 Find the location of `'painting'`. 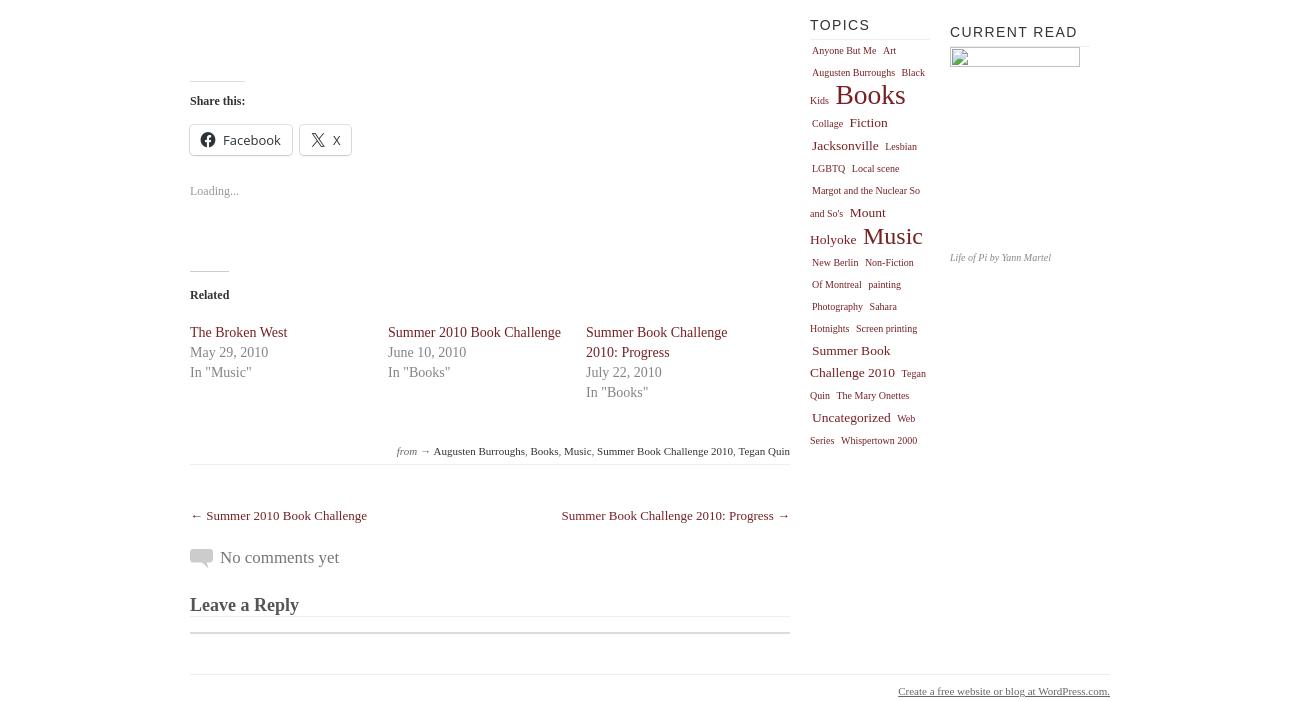

'painting' is located at coordinates (883, 283).